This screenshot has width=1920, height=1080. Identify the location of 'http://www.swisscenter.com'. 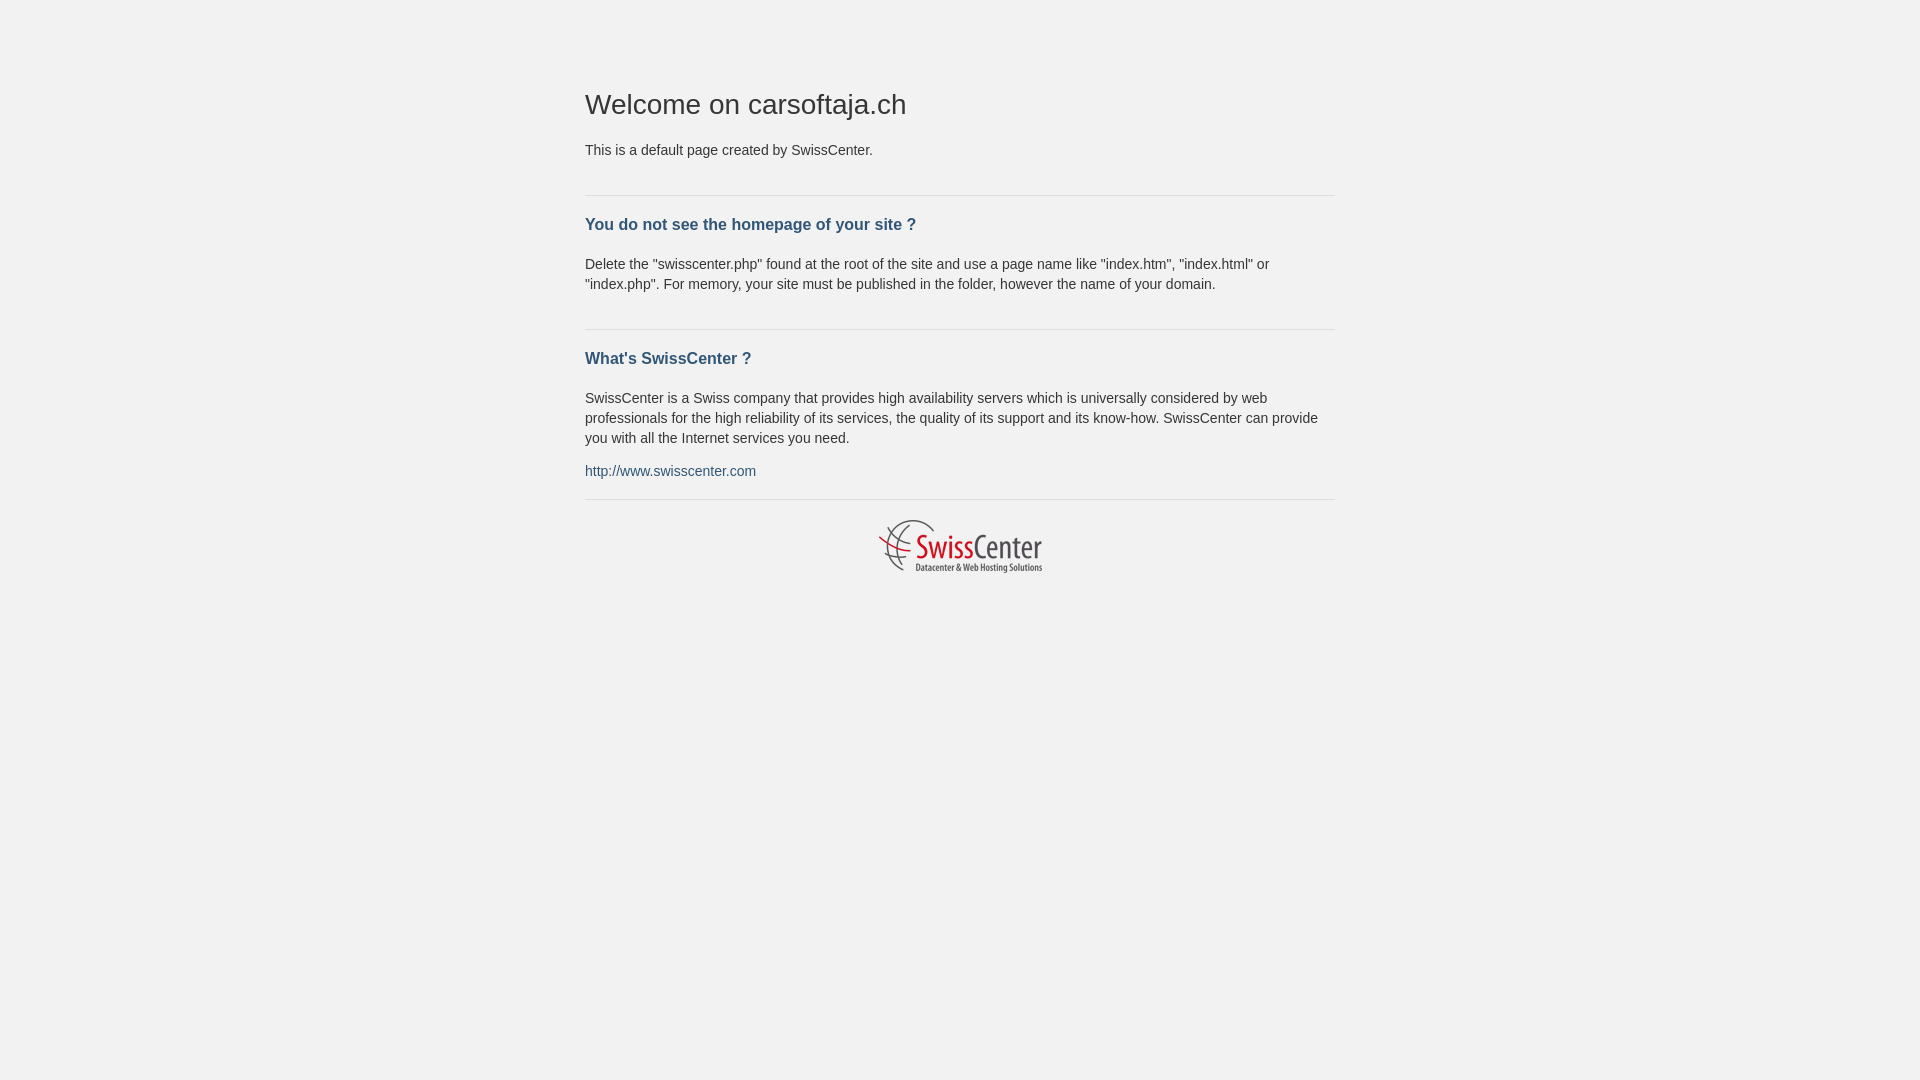
(584, 470).